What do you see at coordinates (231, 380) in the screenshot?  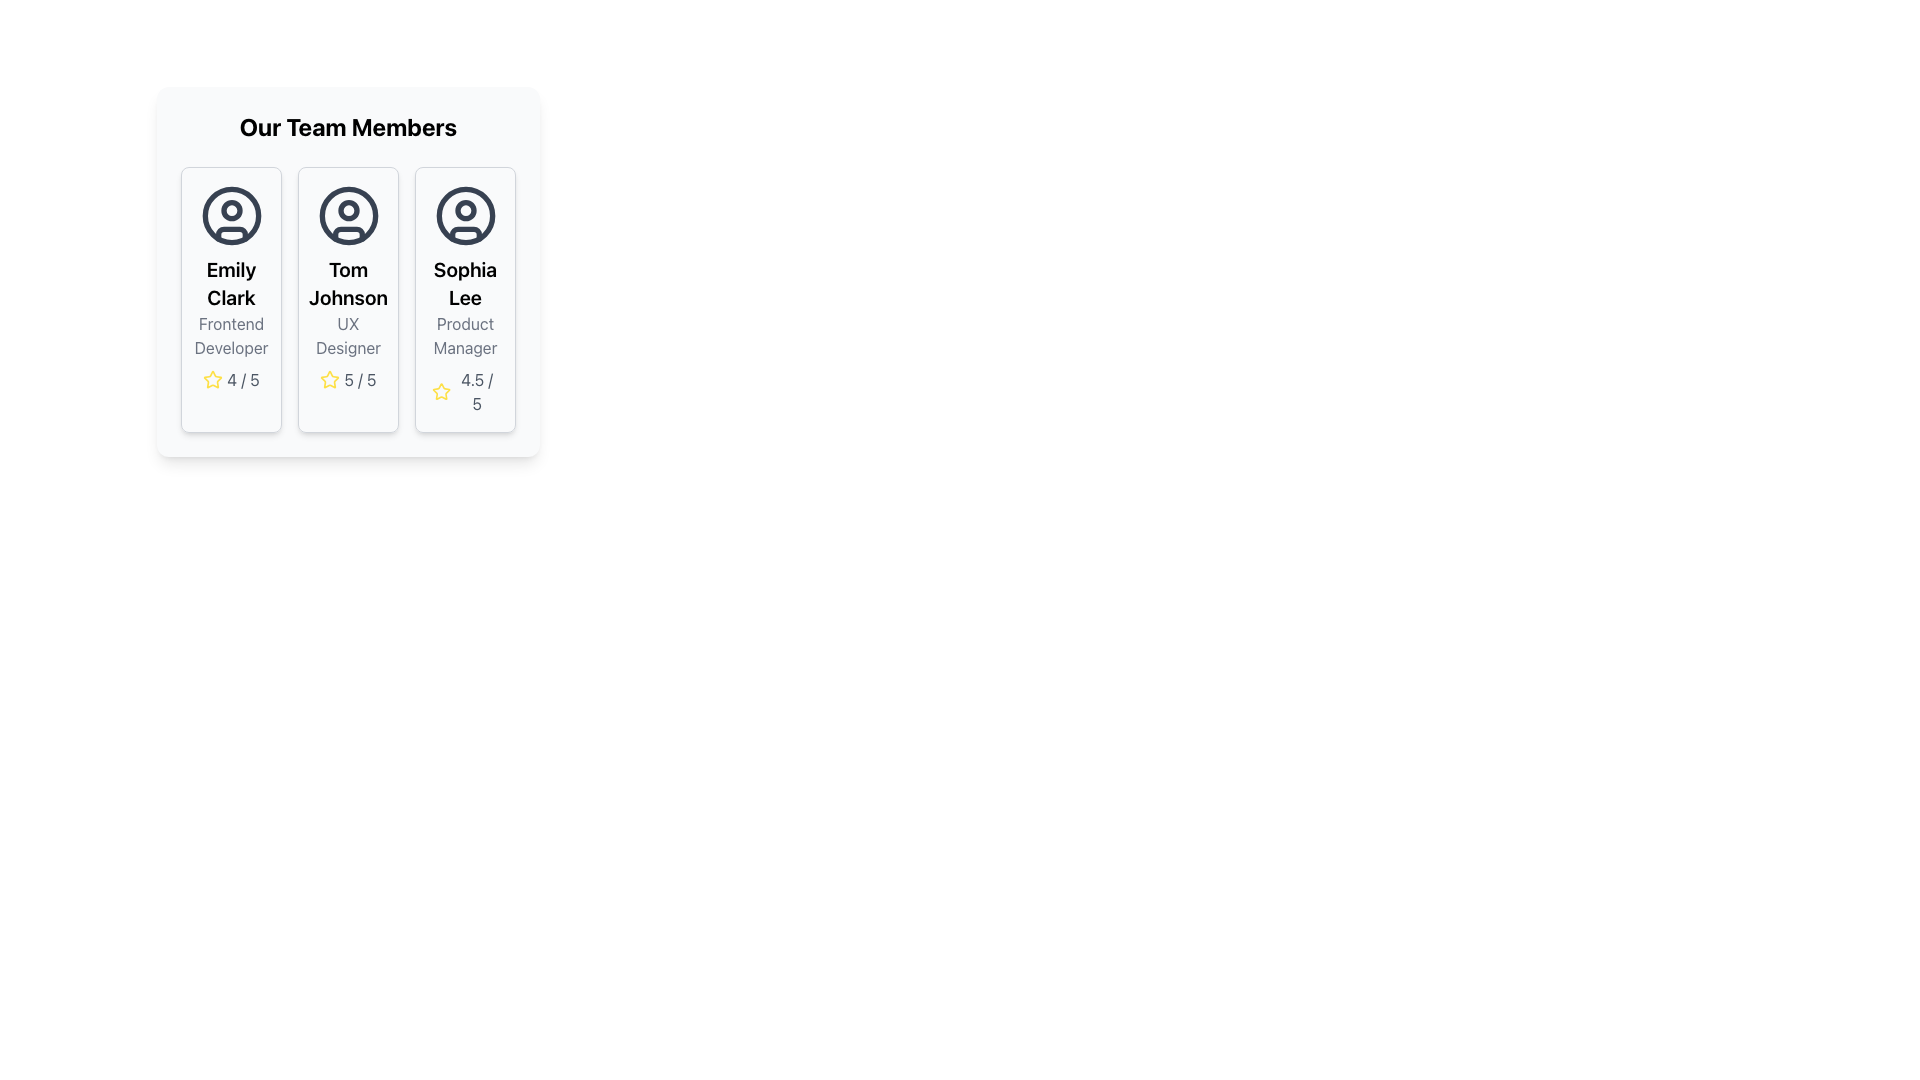 I see `rating score displayed for Emily Clark, which is part of her profile information located in the leftmost panel of the 'Our Team Members' section` at bounding box center [231, 380].